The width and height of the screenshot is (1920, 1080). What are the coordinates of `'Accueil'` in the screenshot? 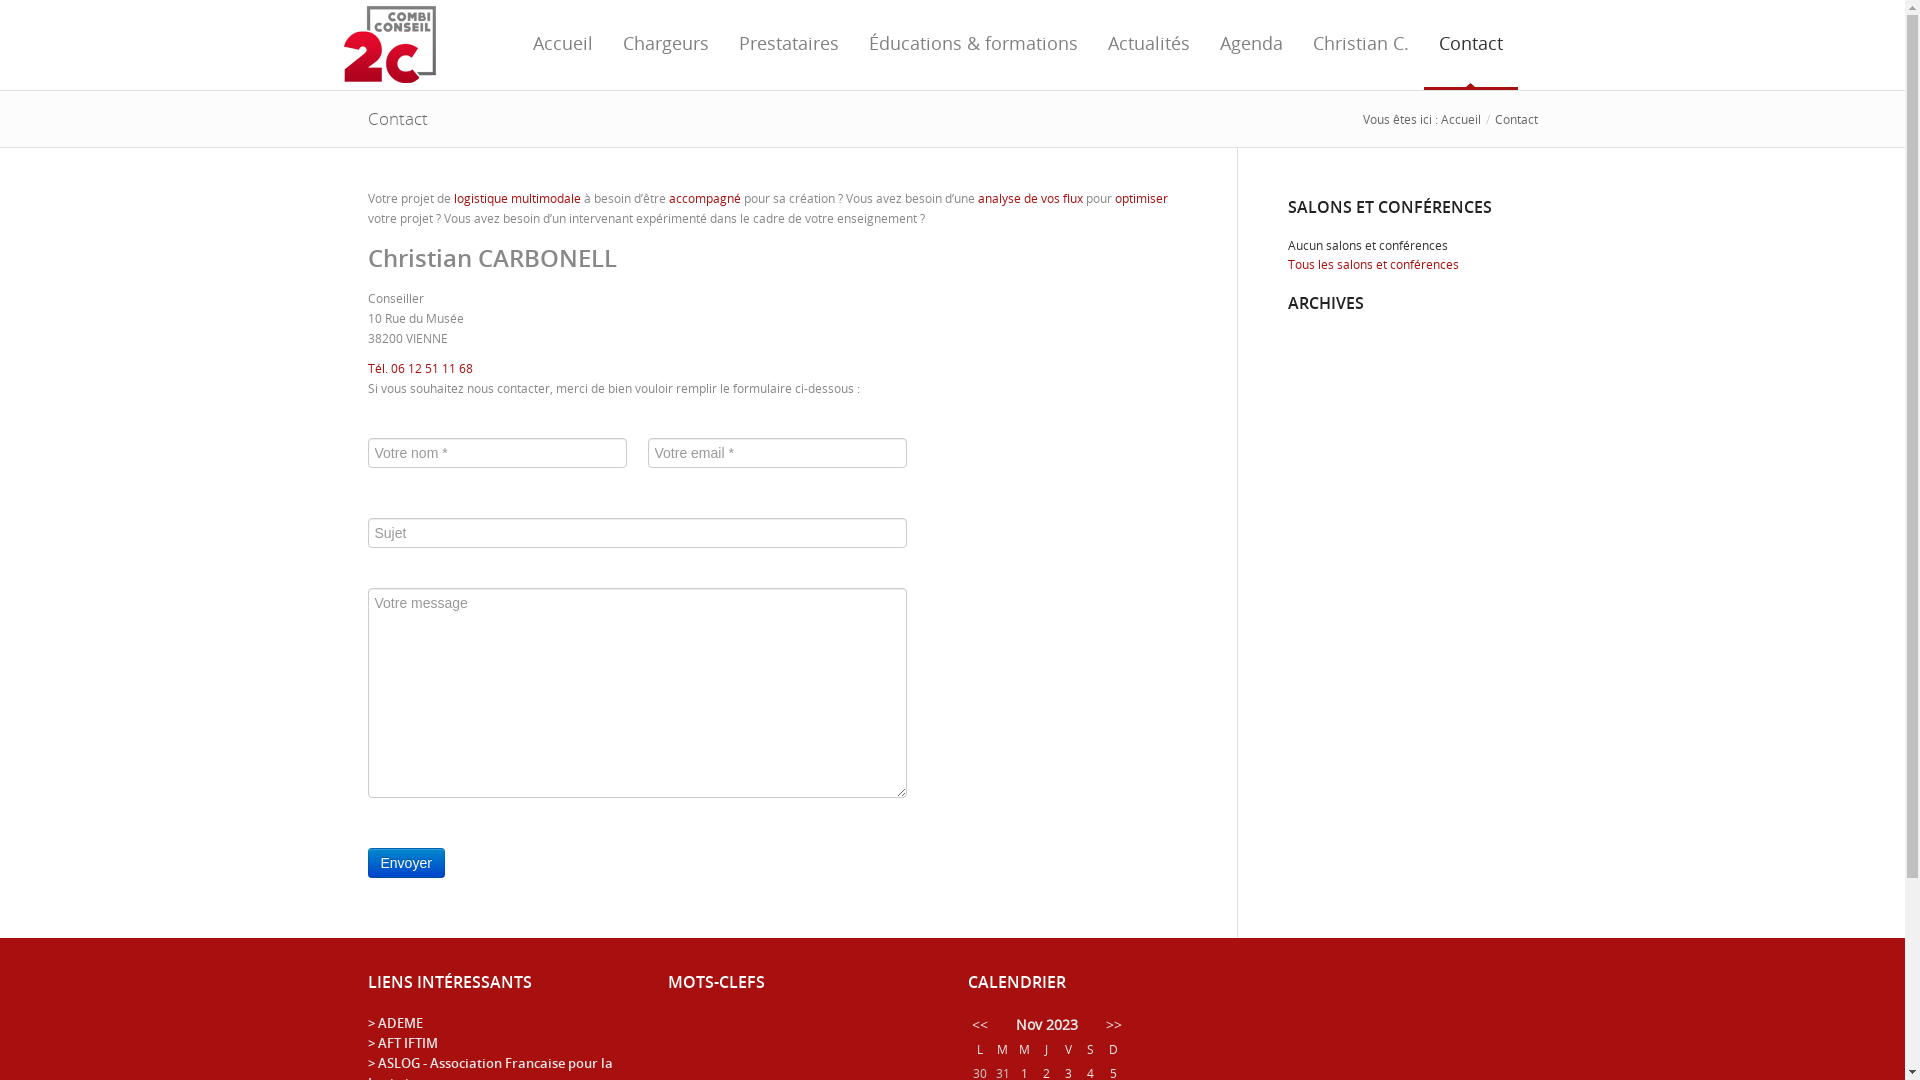 It's located at (1459, 119).